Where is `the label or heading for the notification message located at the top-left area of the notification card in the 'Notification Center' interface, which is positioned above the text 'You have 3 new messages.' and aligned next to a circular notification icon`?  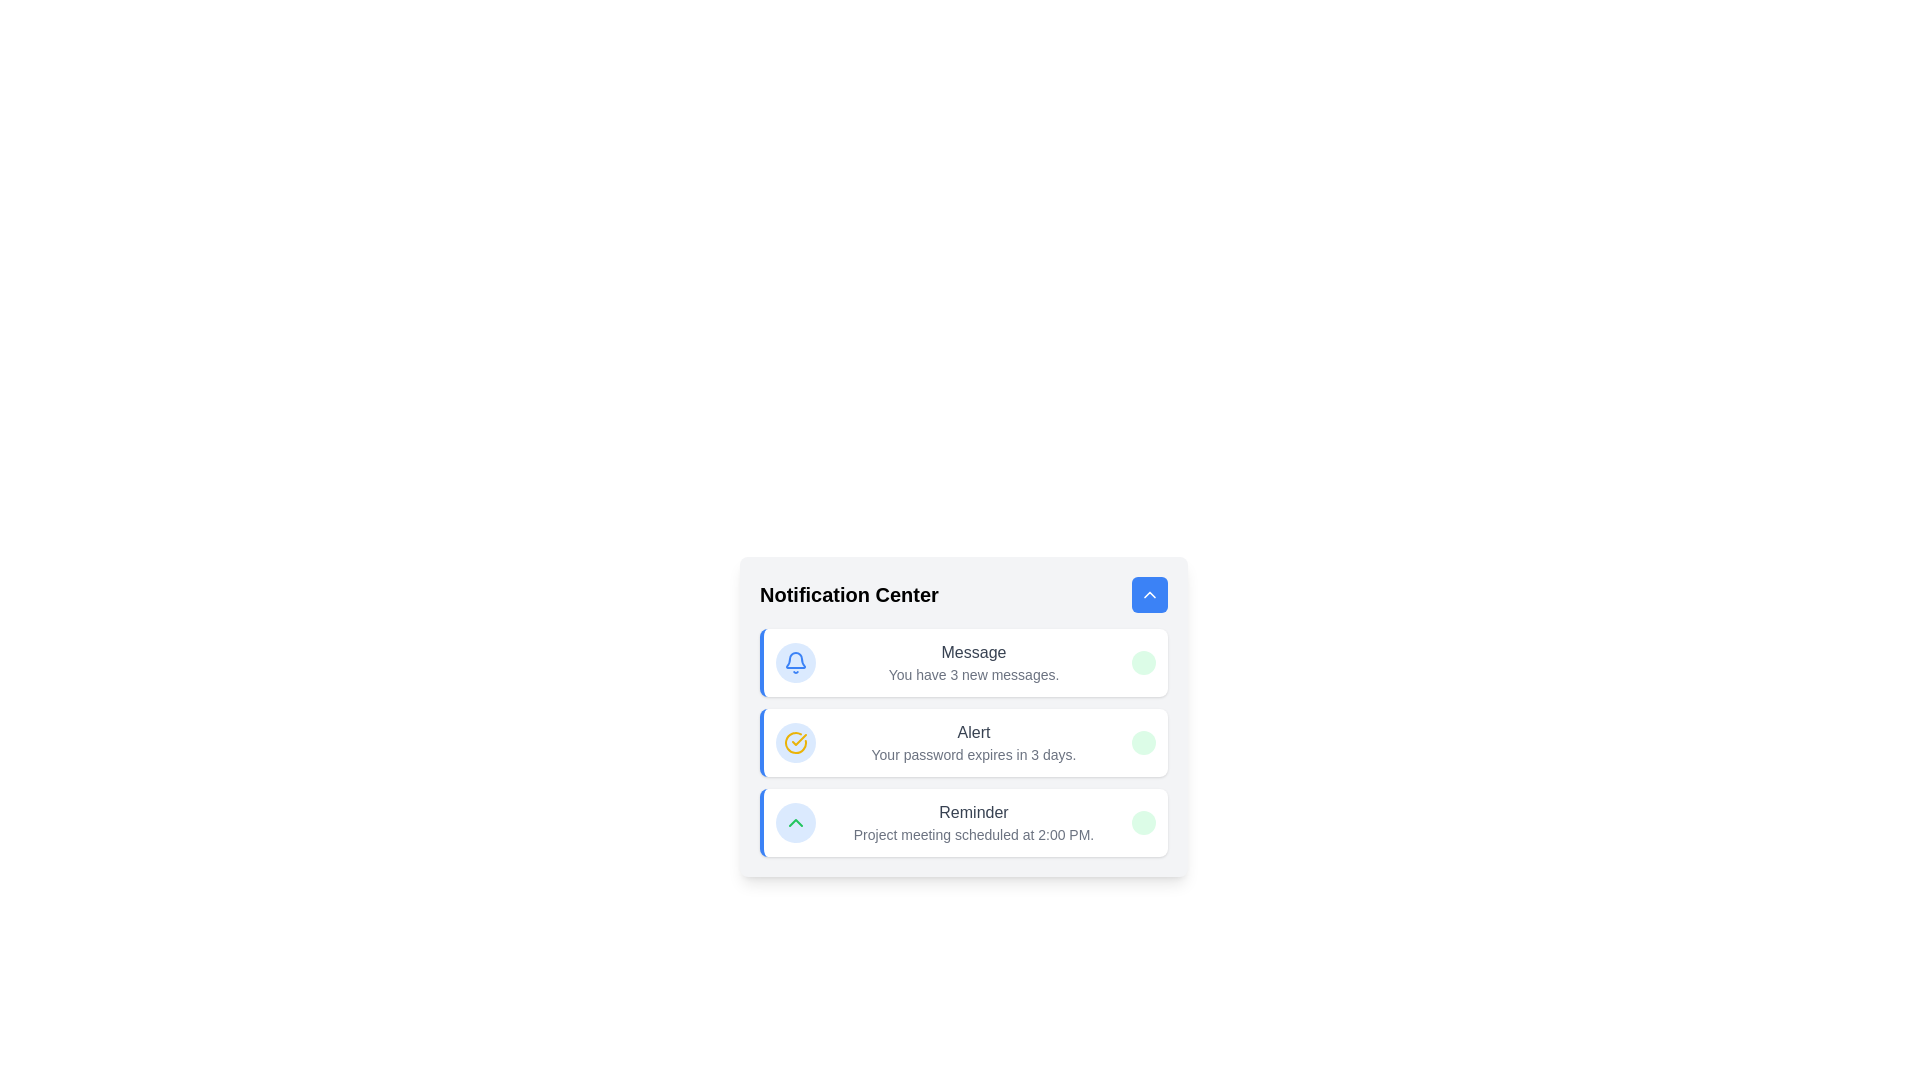
the label or heading for the notification message located at the top-left area of the notification card in the 'Notification Center' interface, which is positioned above the text 'You have 3 new messages.' and aligned next to a circular notification icon is located at coordinates (974, 652).